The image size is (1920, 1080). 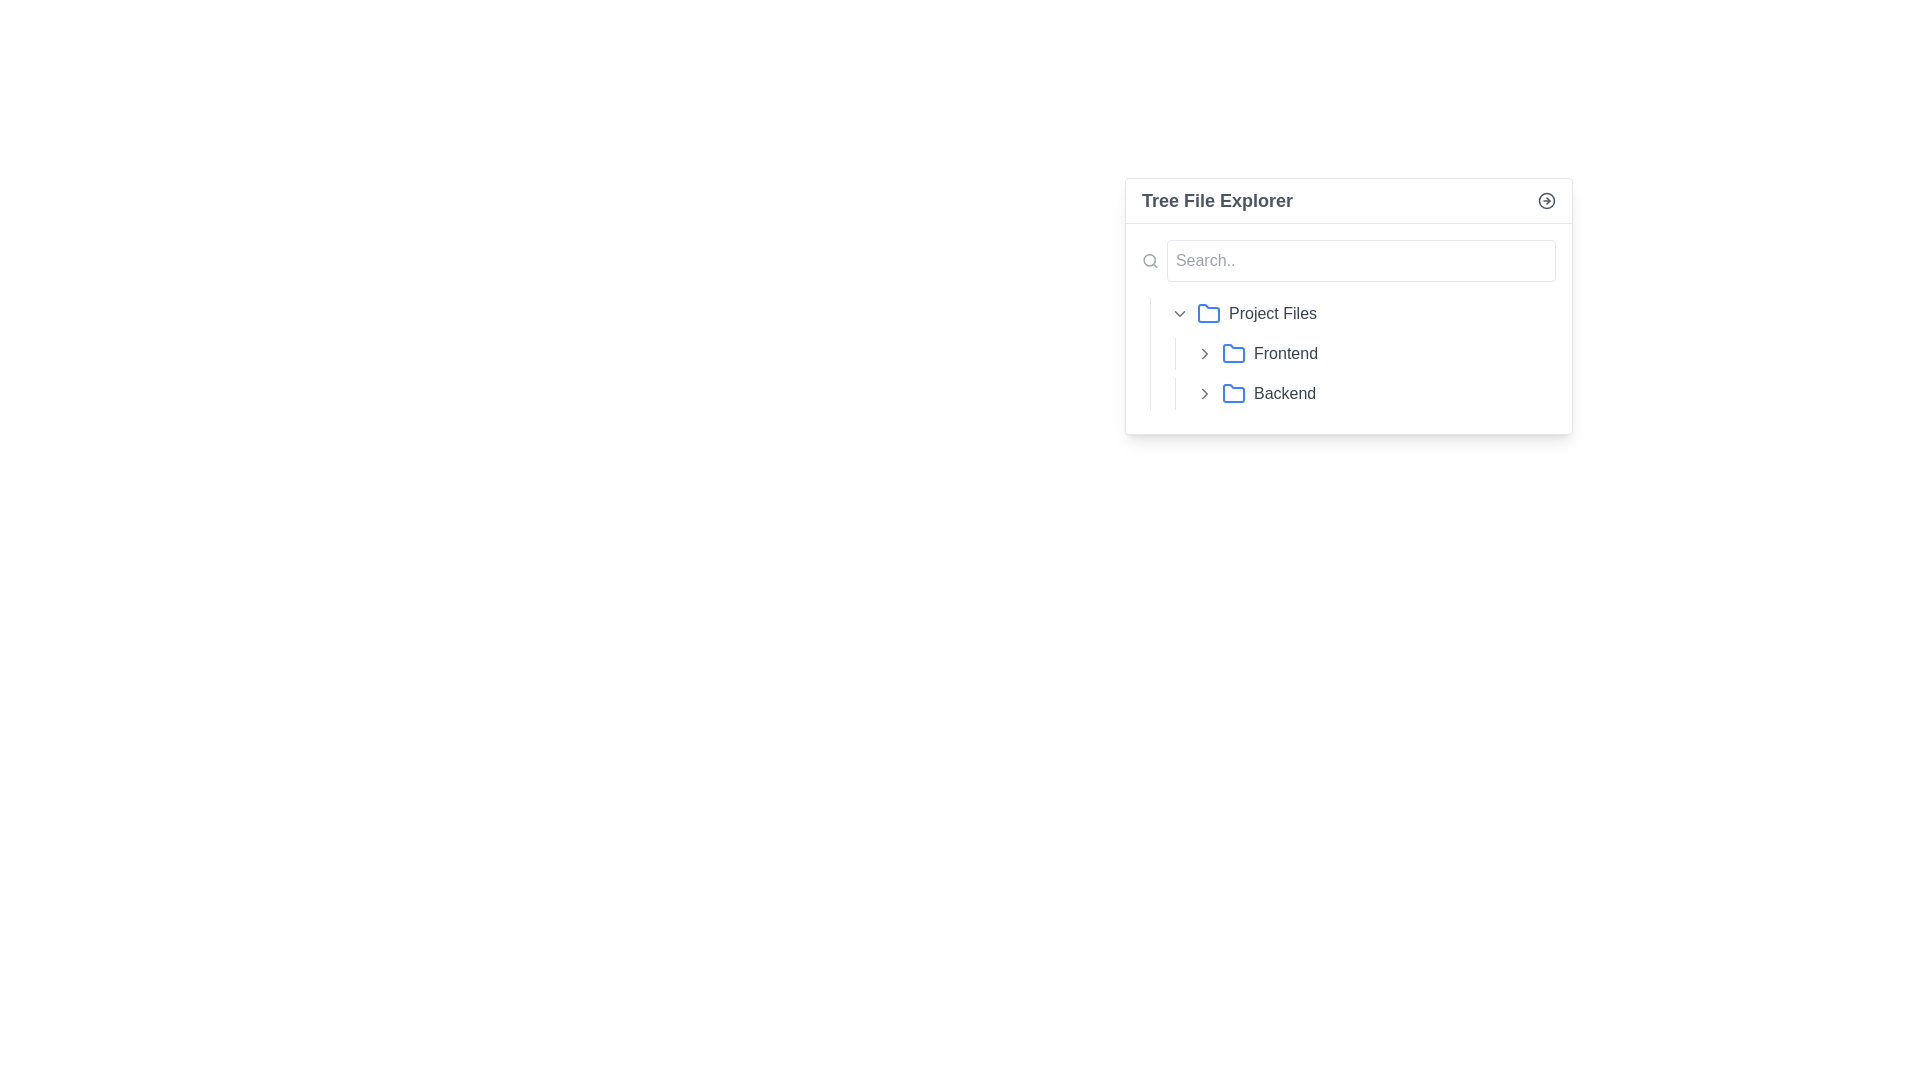 I want to click on the Tree File Explorer Component at the center point, so click(x=1348, y=305).